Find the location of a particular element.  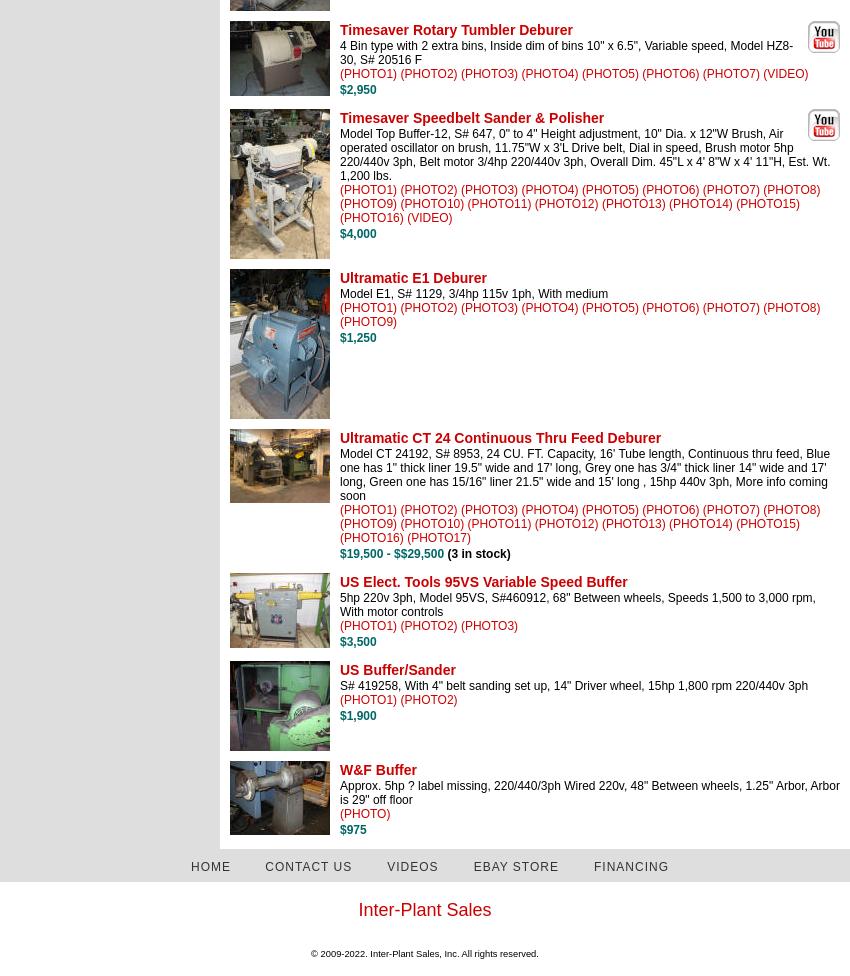

'CONTACT US' is located at coordinates (308, 865).